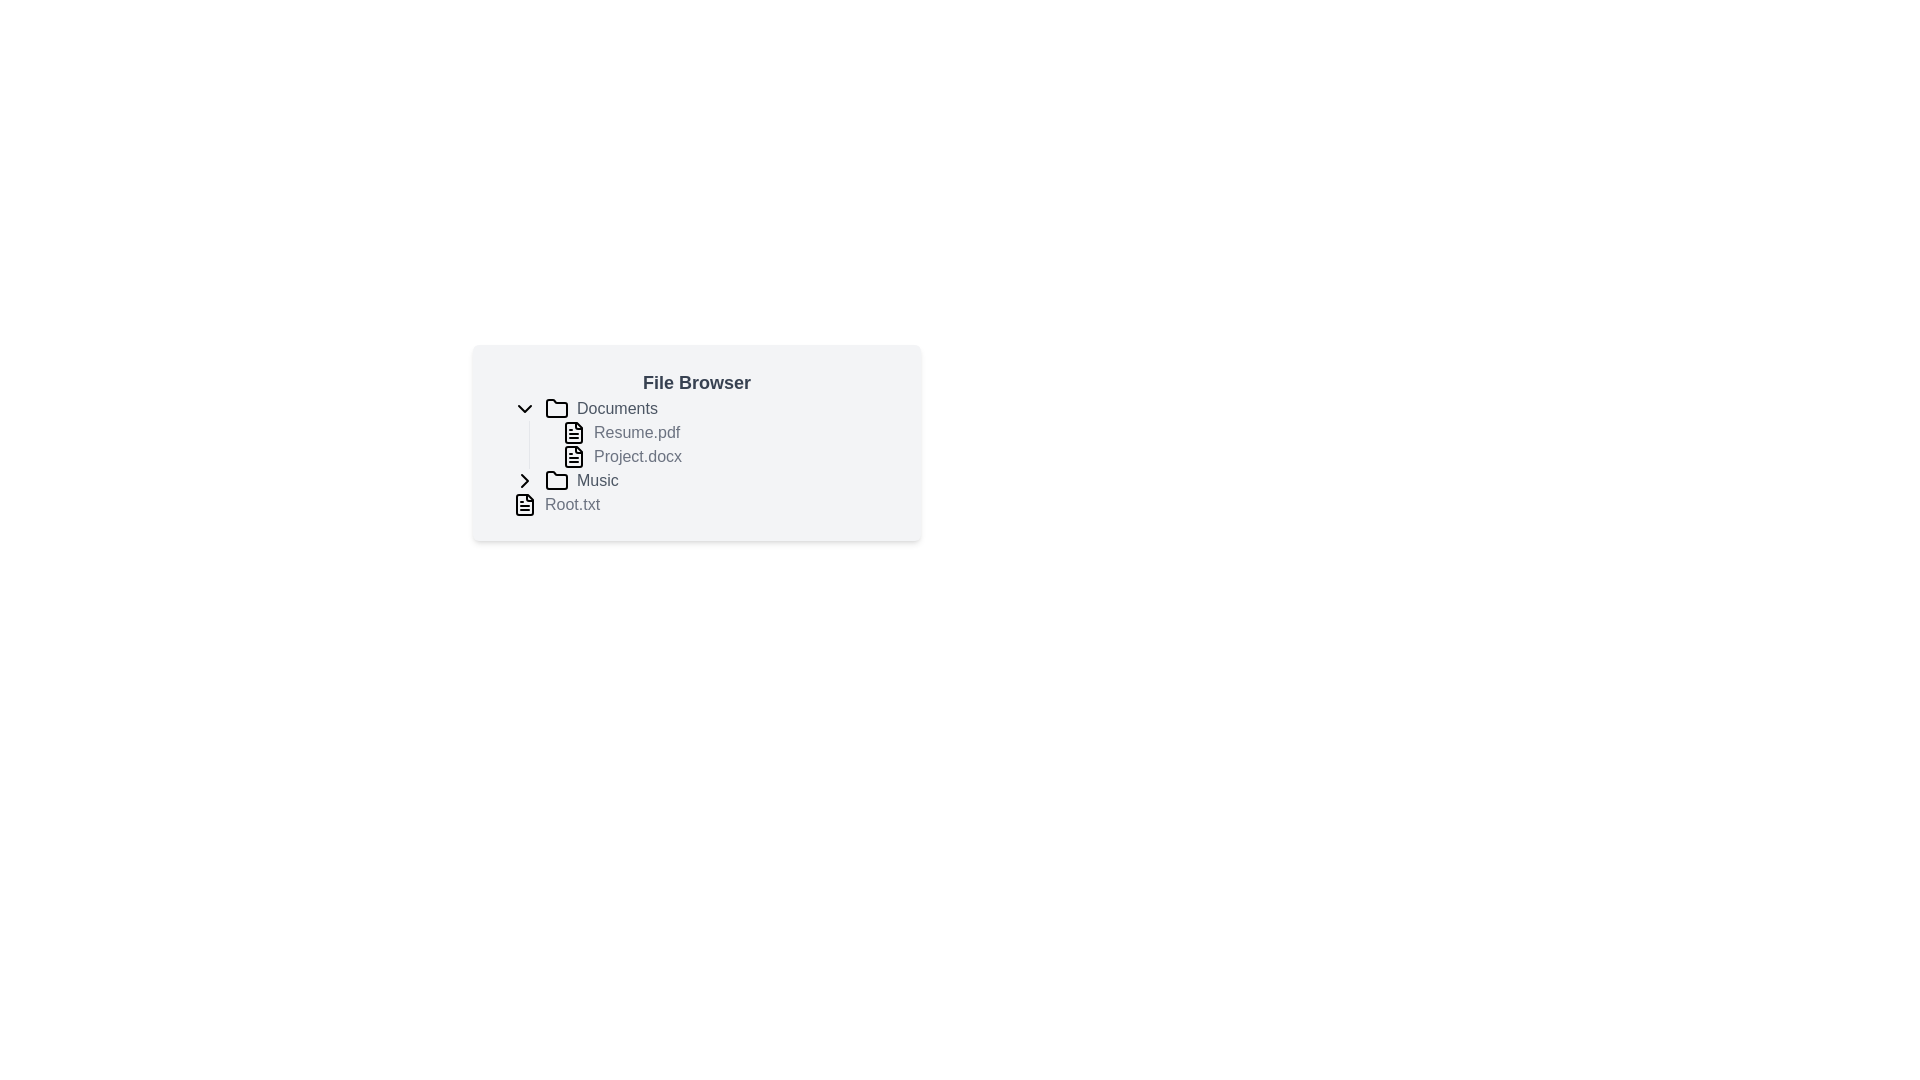  I want to click on the 'Documents' text label, so click(616, 407).